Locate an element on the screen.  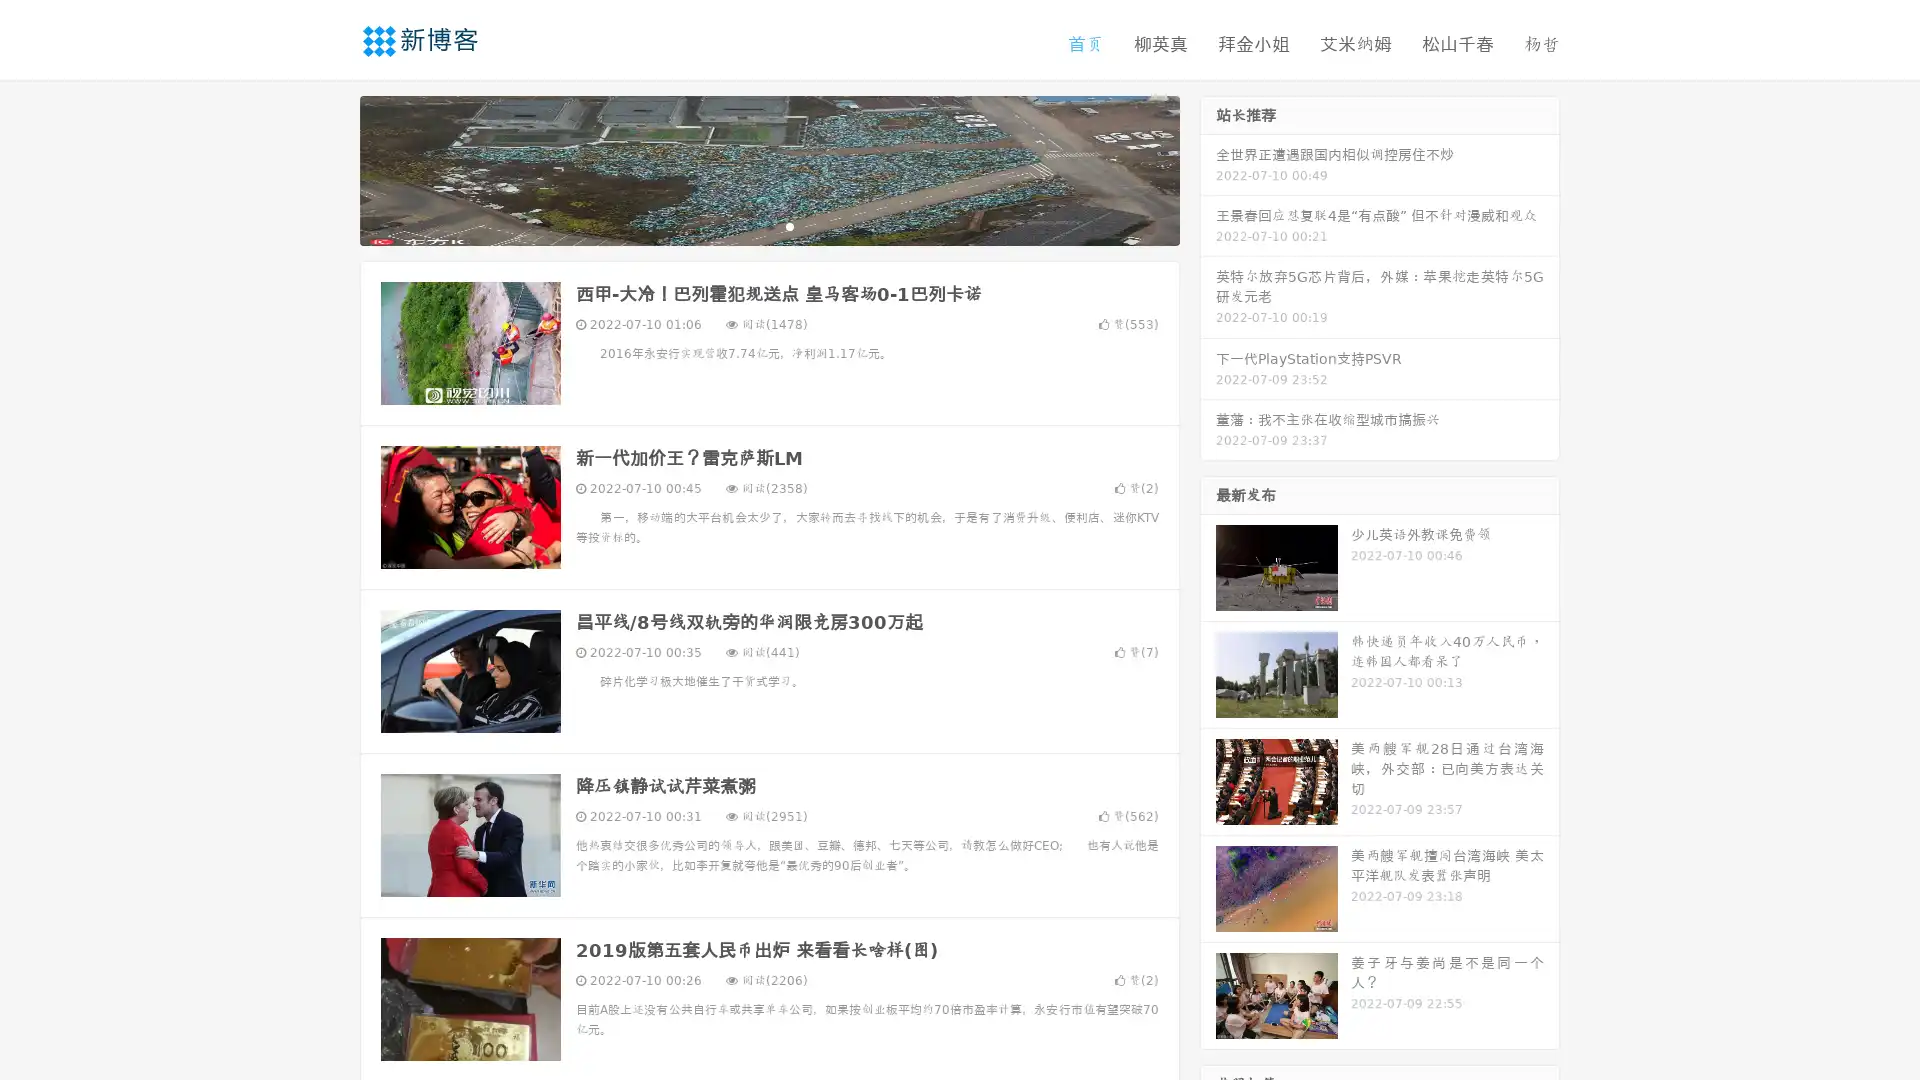
Go to slide 3 is located at coordinates (789, 225).